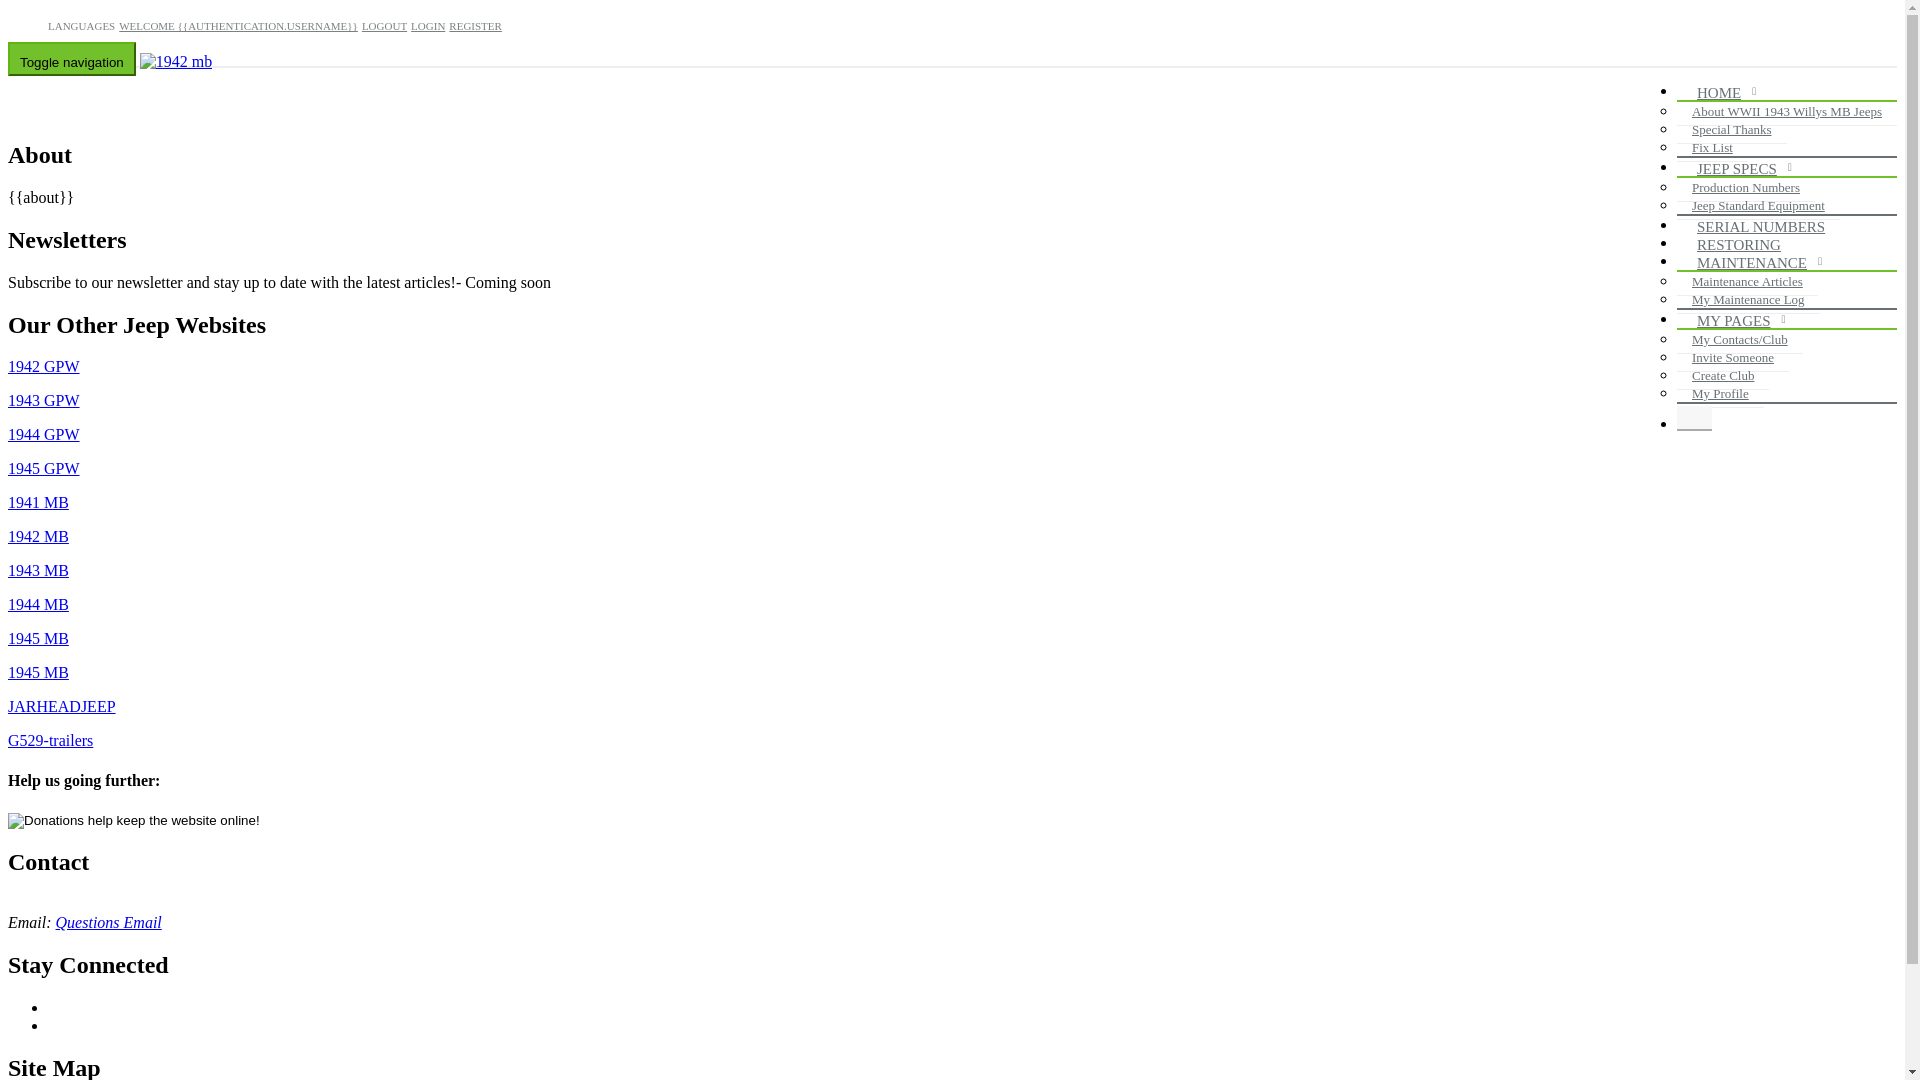  What do you see at coordinates (361, 26) in the screenshot?
I see `'LOGOUT'` at bounding box center [361, 26].